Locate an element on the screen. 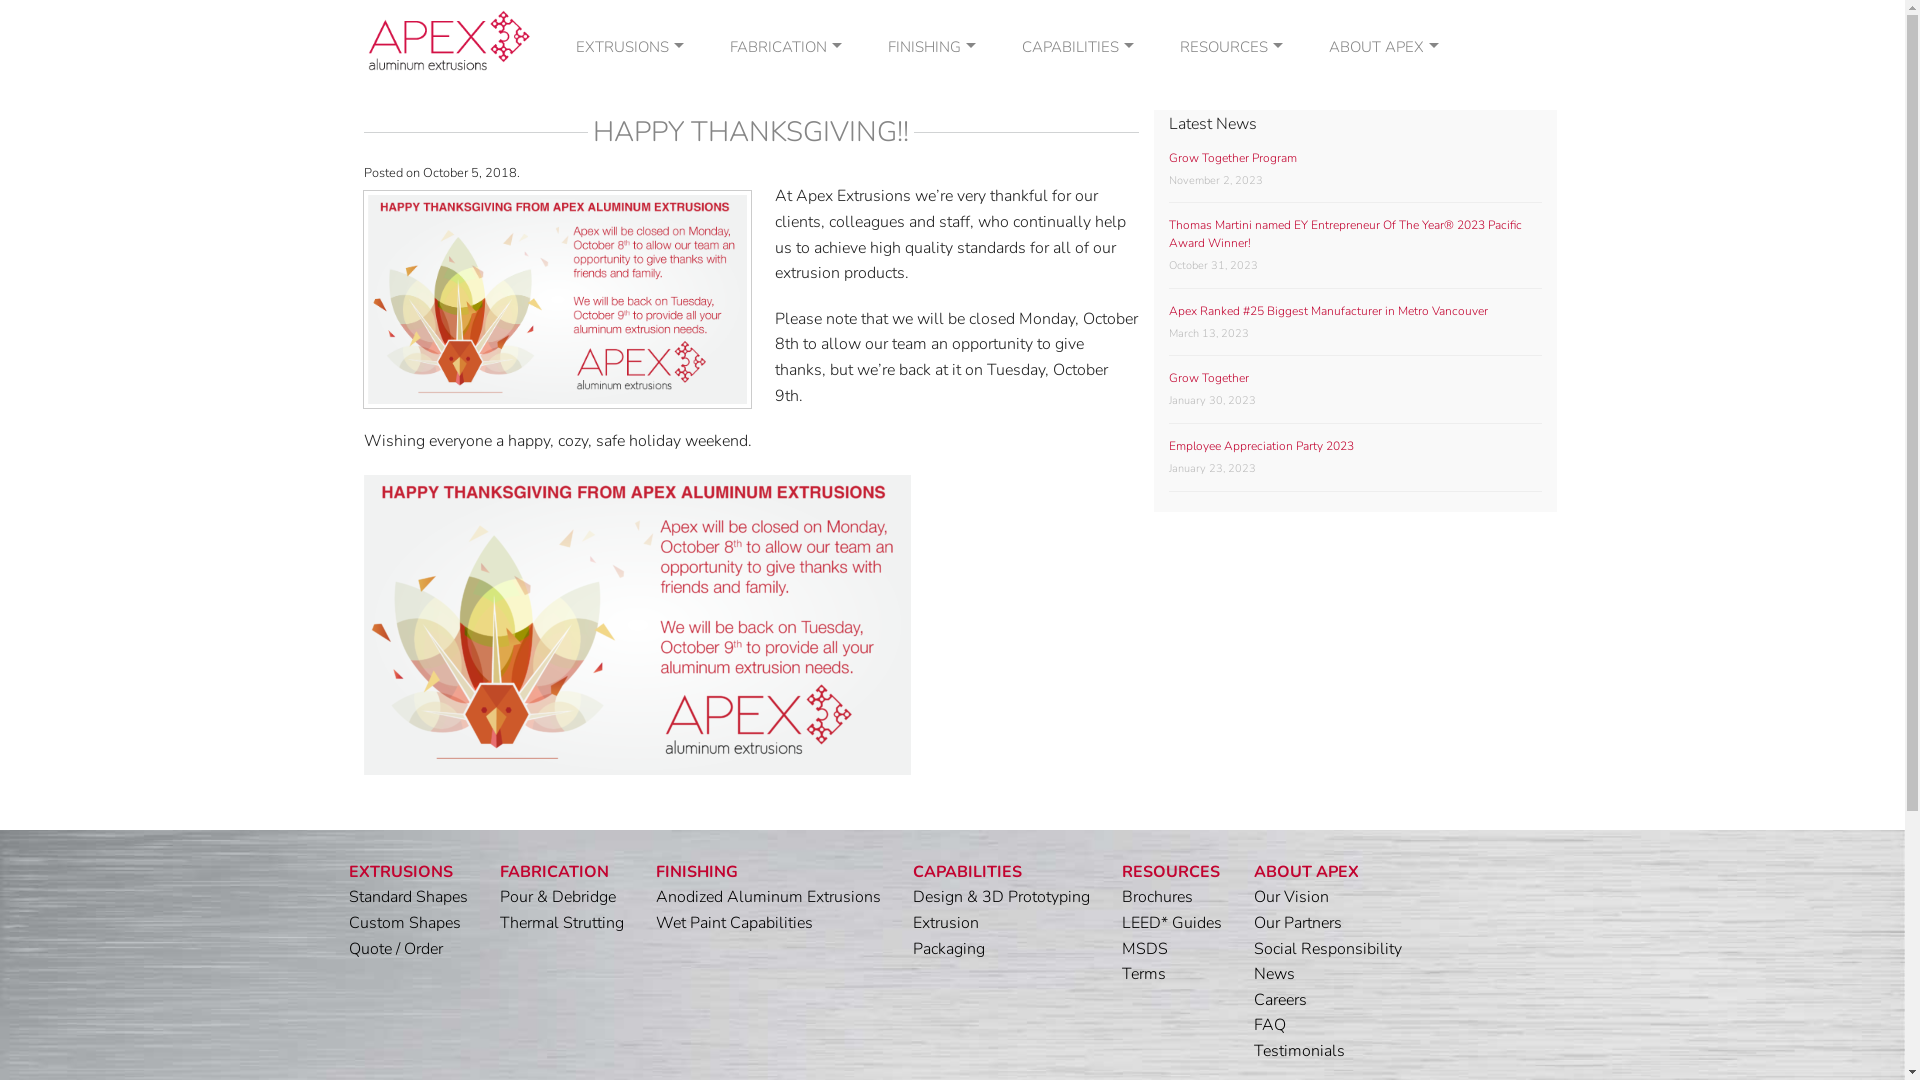  'Testimonials' is located at coordinates (1299, 1049).